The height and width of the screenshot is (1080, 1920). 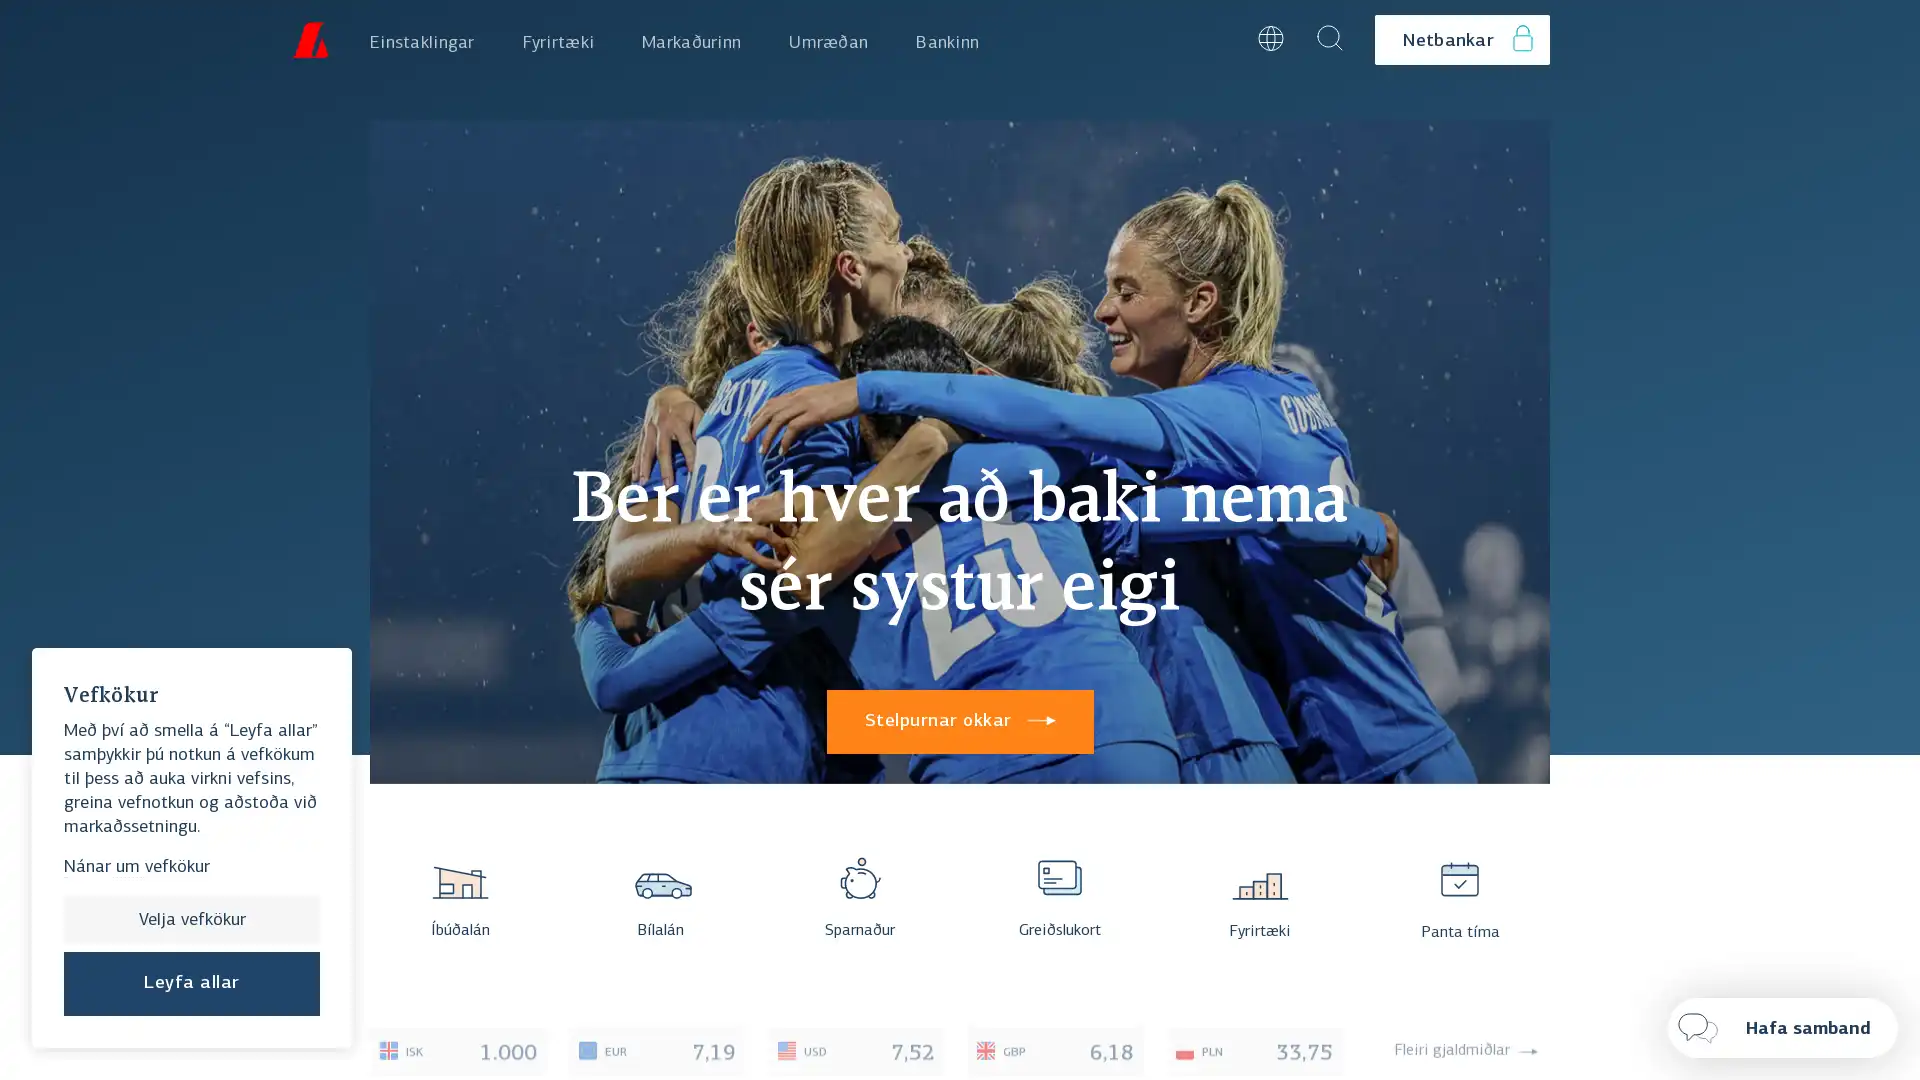 What do you see at coordinates (192, 920) in the screenshot?
I see `Velja vefkokur` at bounding box center [192, 920].